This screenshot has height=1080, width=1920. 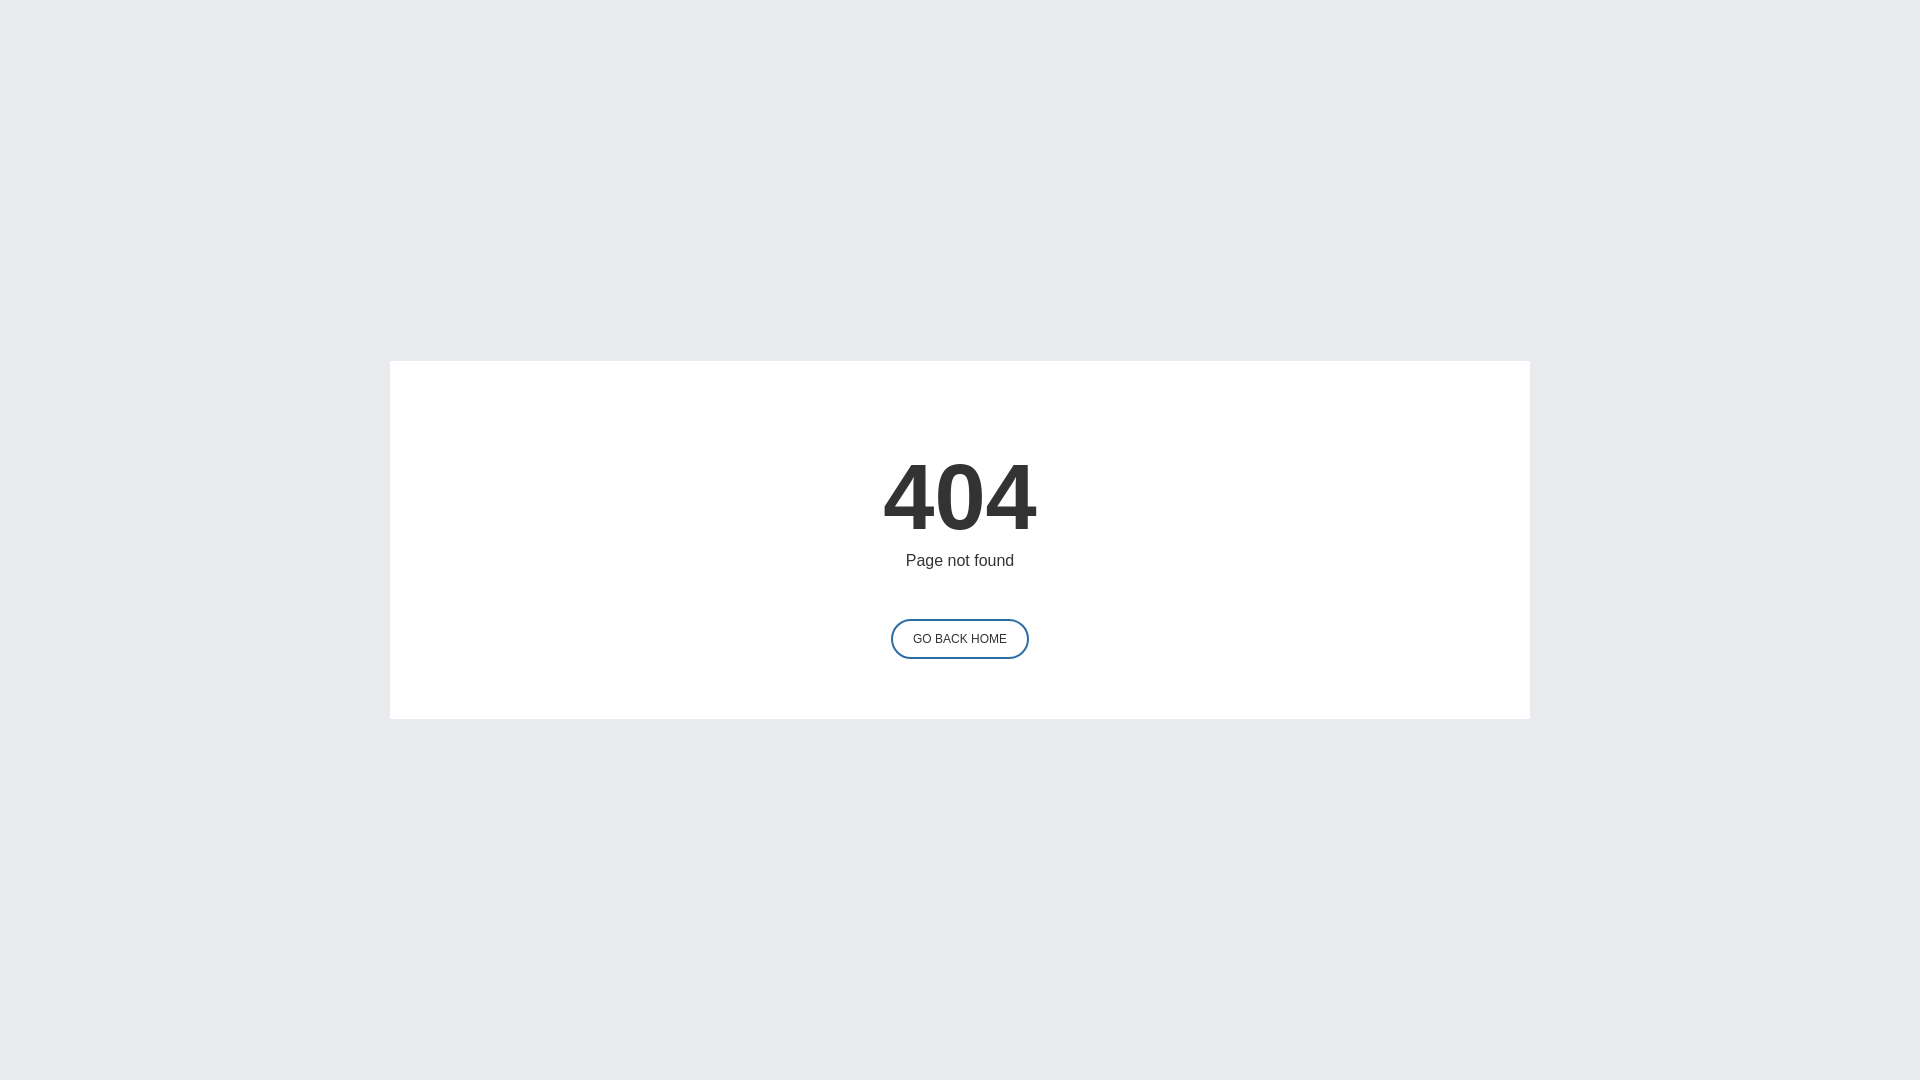 What do you see at coordinates (960, 639) in the screenshot?
I see `'GO BACK HOME'` at bounding box center [960, 639].